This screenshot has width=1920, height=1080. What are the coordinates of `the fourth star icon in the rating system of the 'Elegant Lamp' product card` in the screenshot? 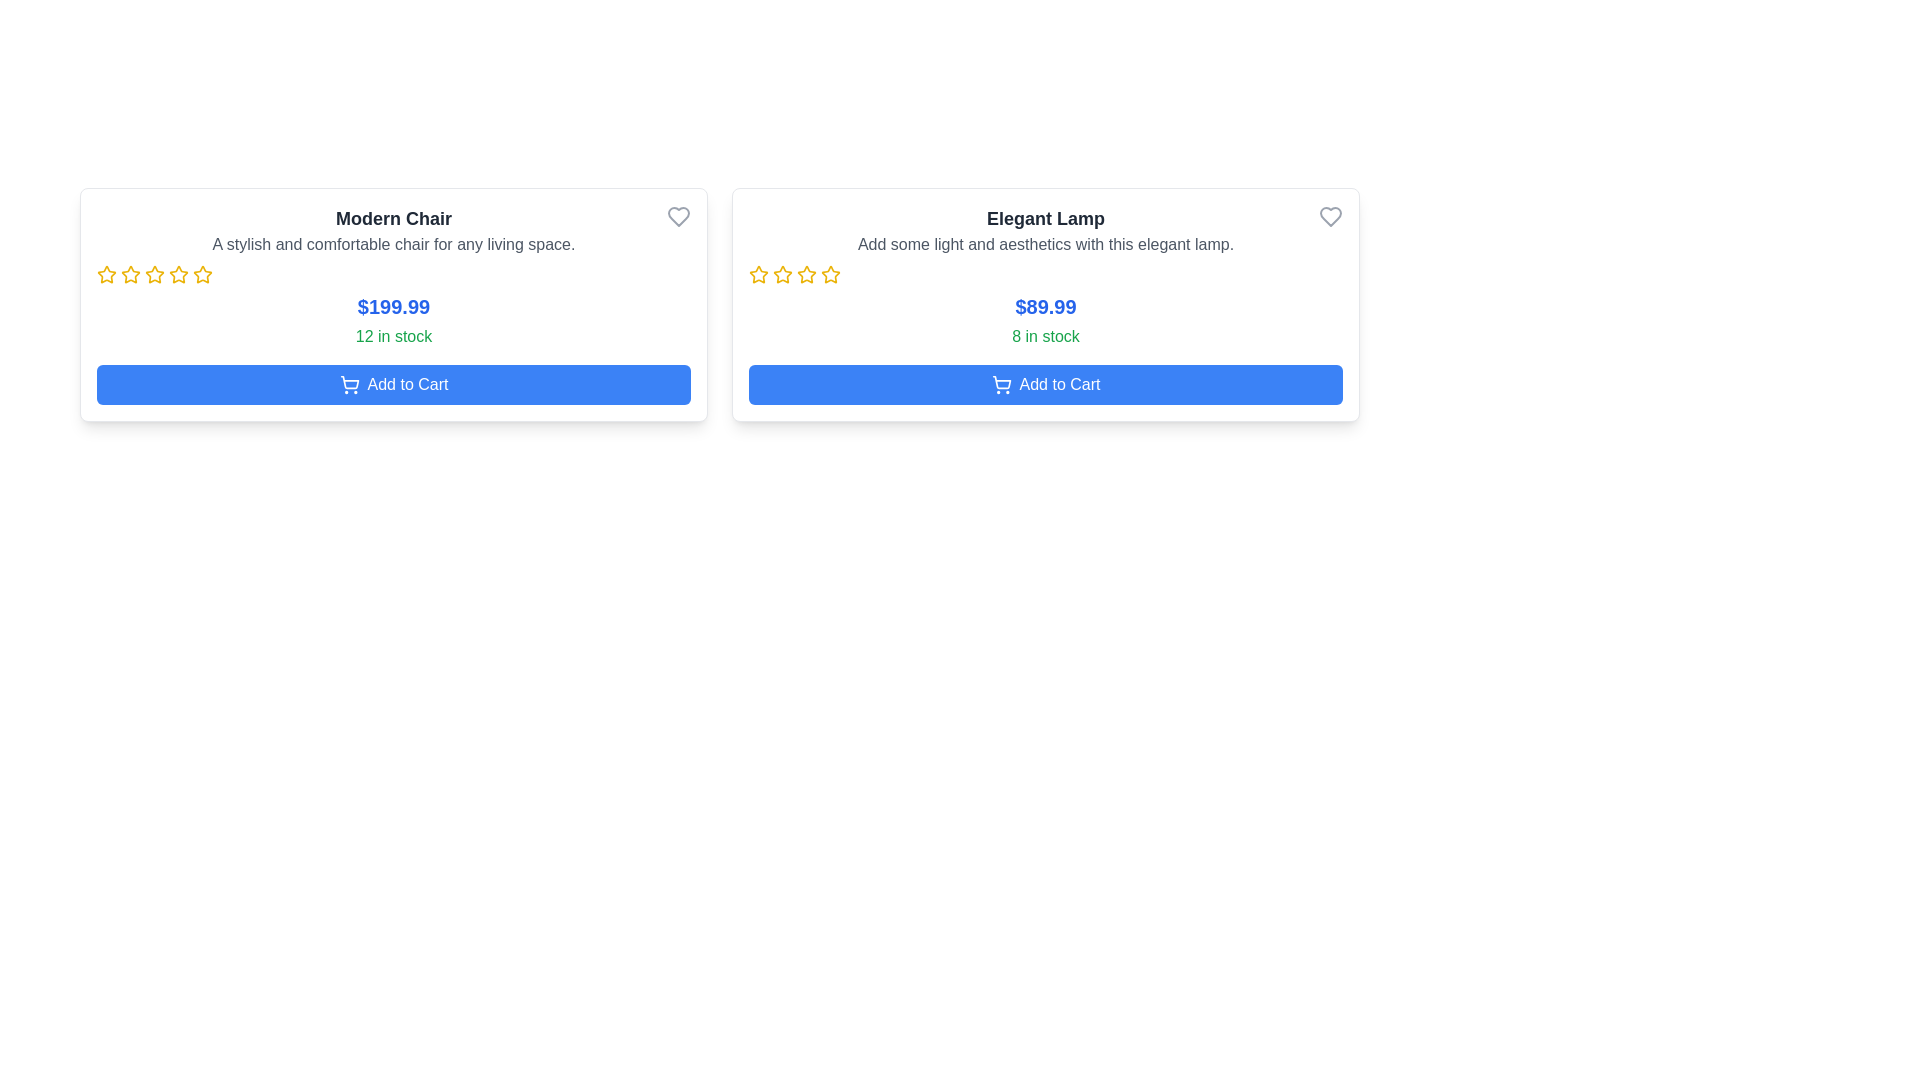 It's located at (830, 274).